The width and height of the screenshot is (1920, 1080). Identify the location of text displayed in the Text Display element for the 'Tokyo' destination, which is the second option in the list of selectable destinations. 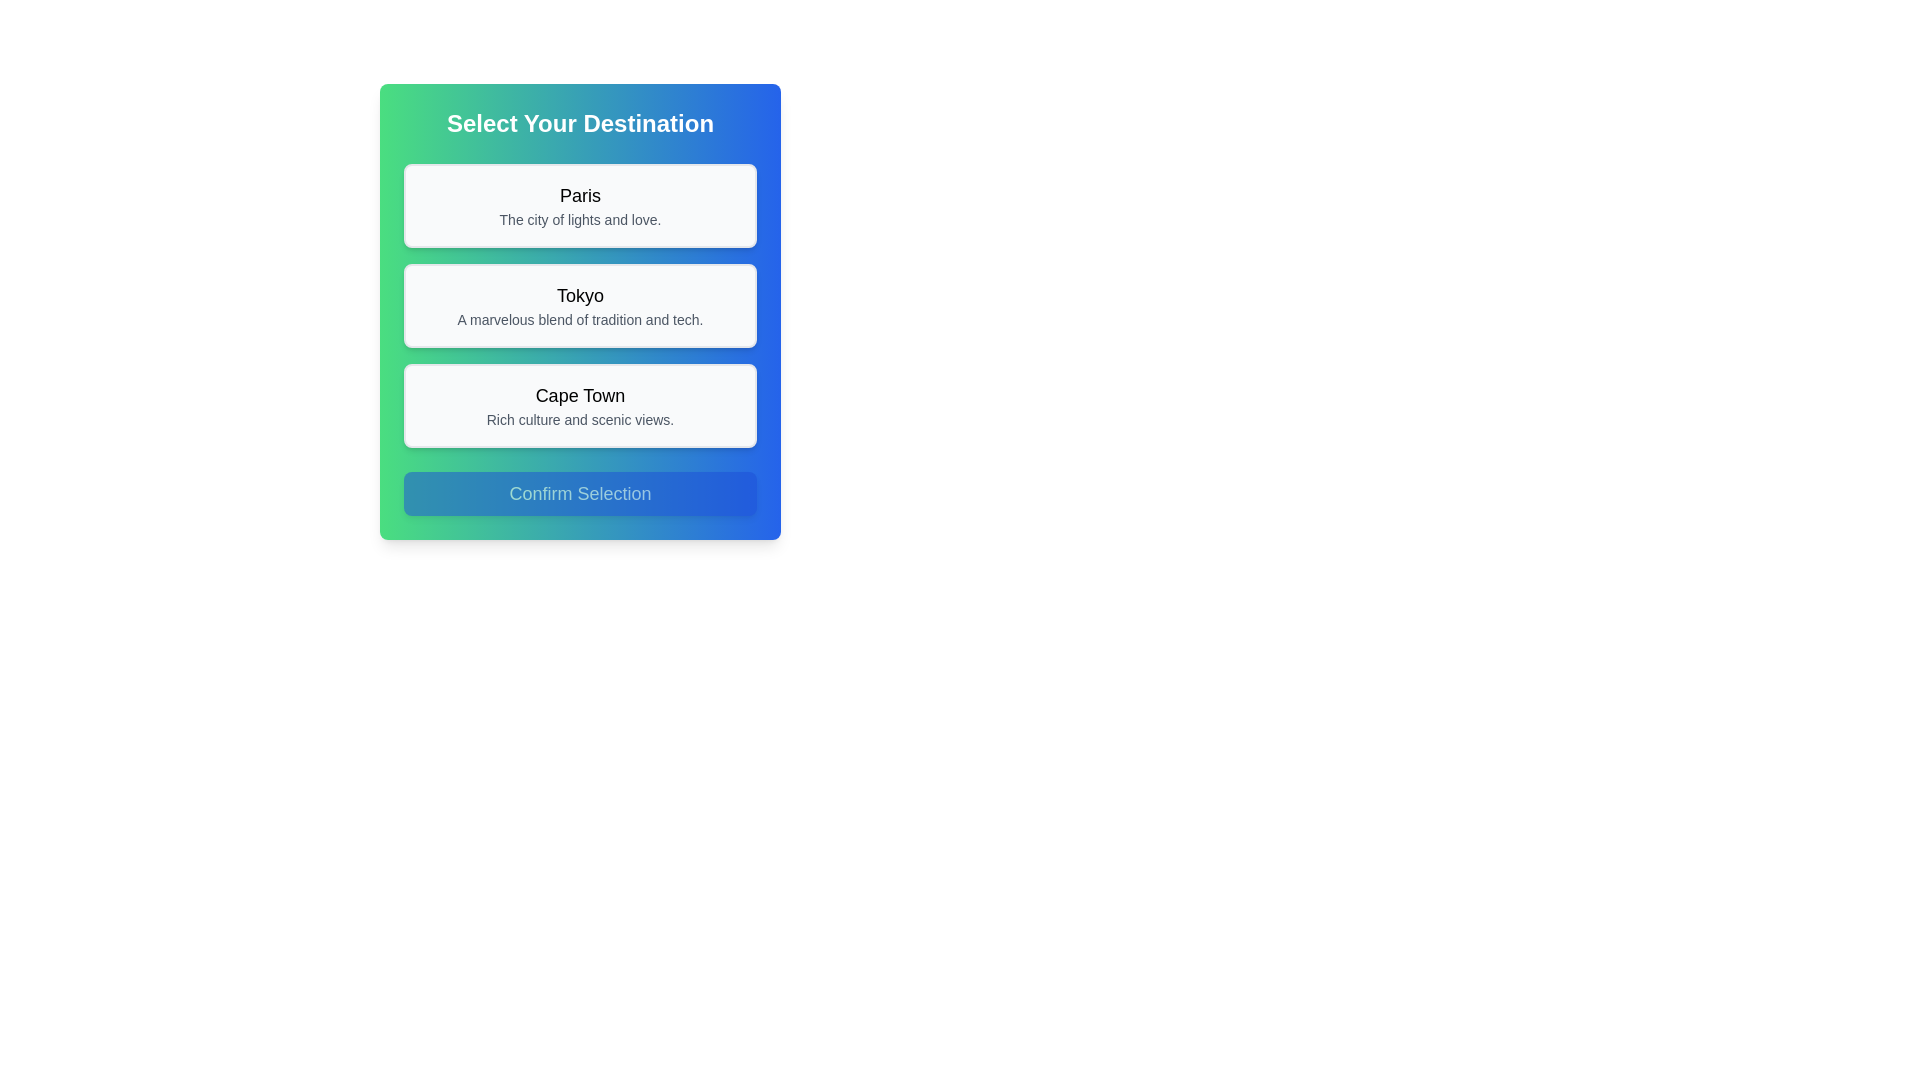
(579, 305).